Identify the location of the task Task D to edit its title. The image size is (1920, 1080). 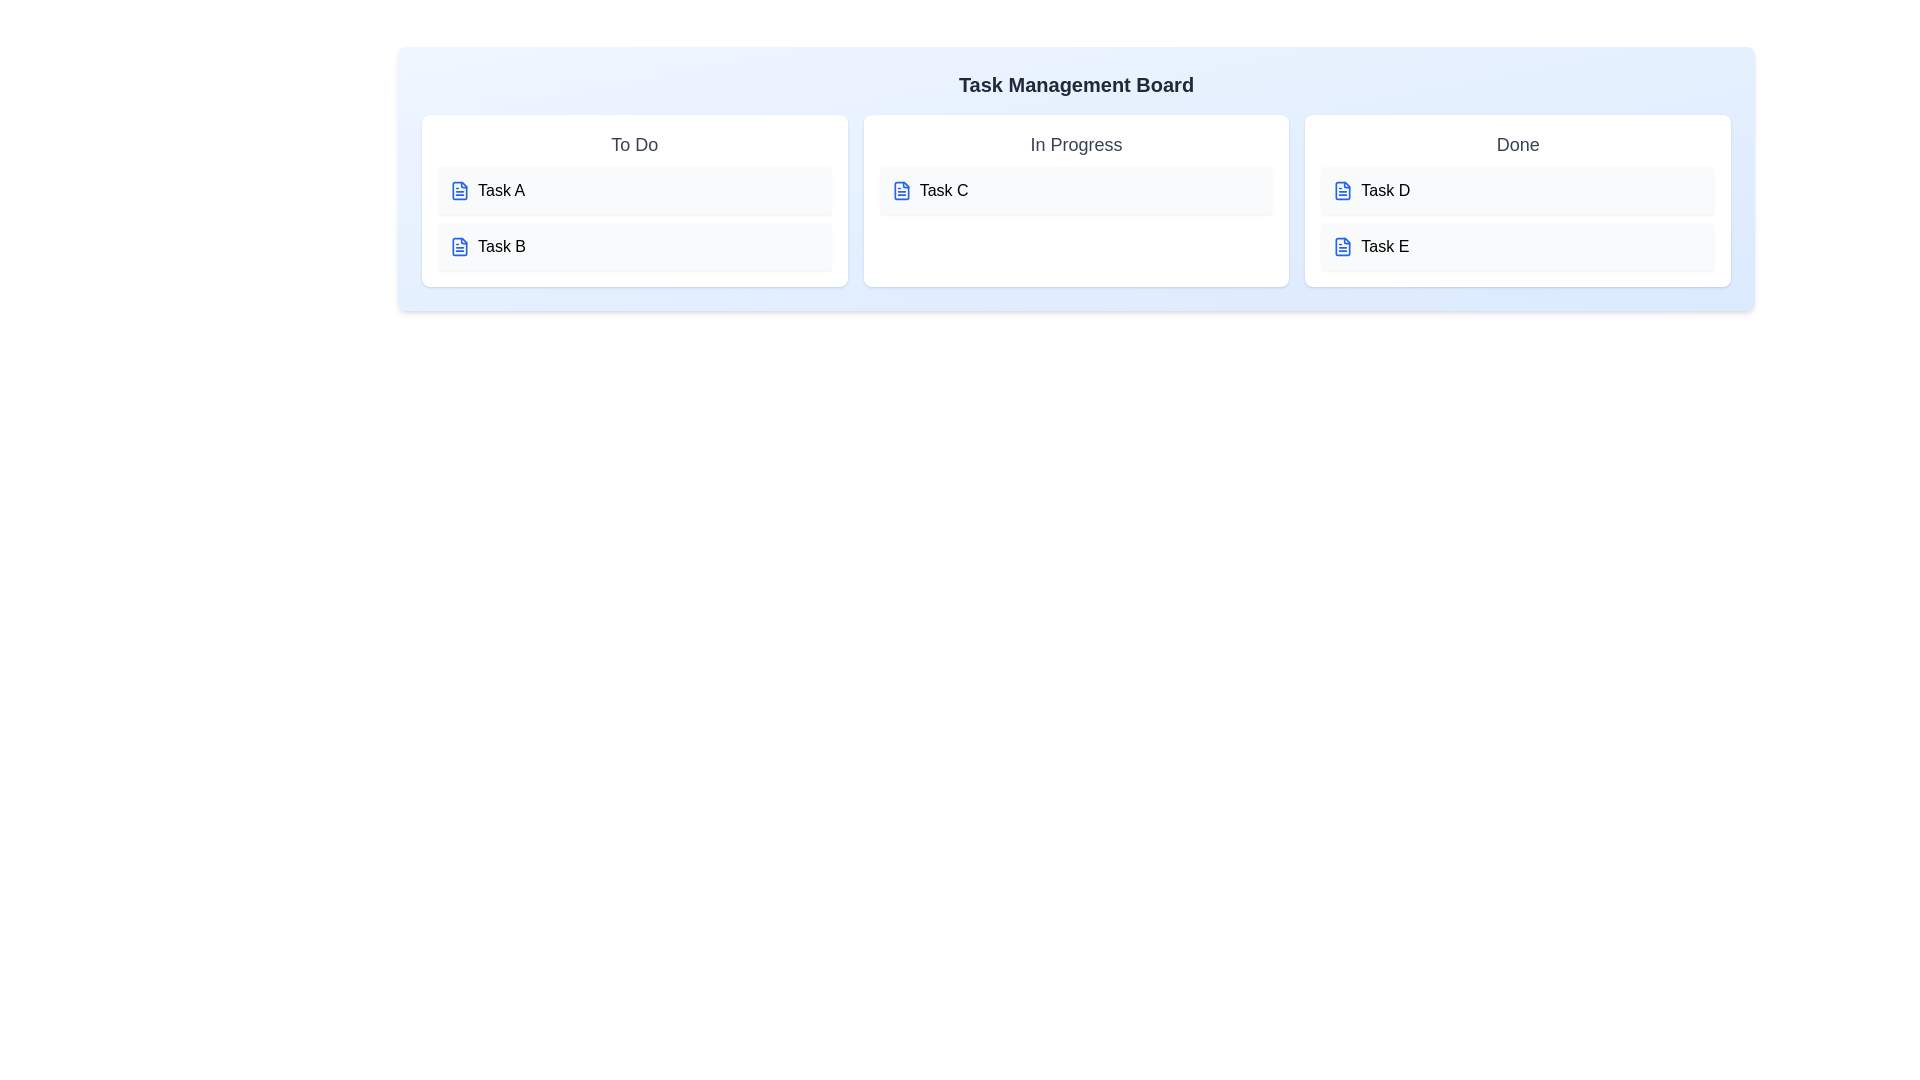
(1518, 191).